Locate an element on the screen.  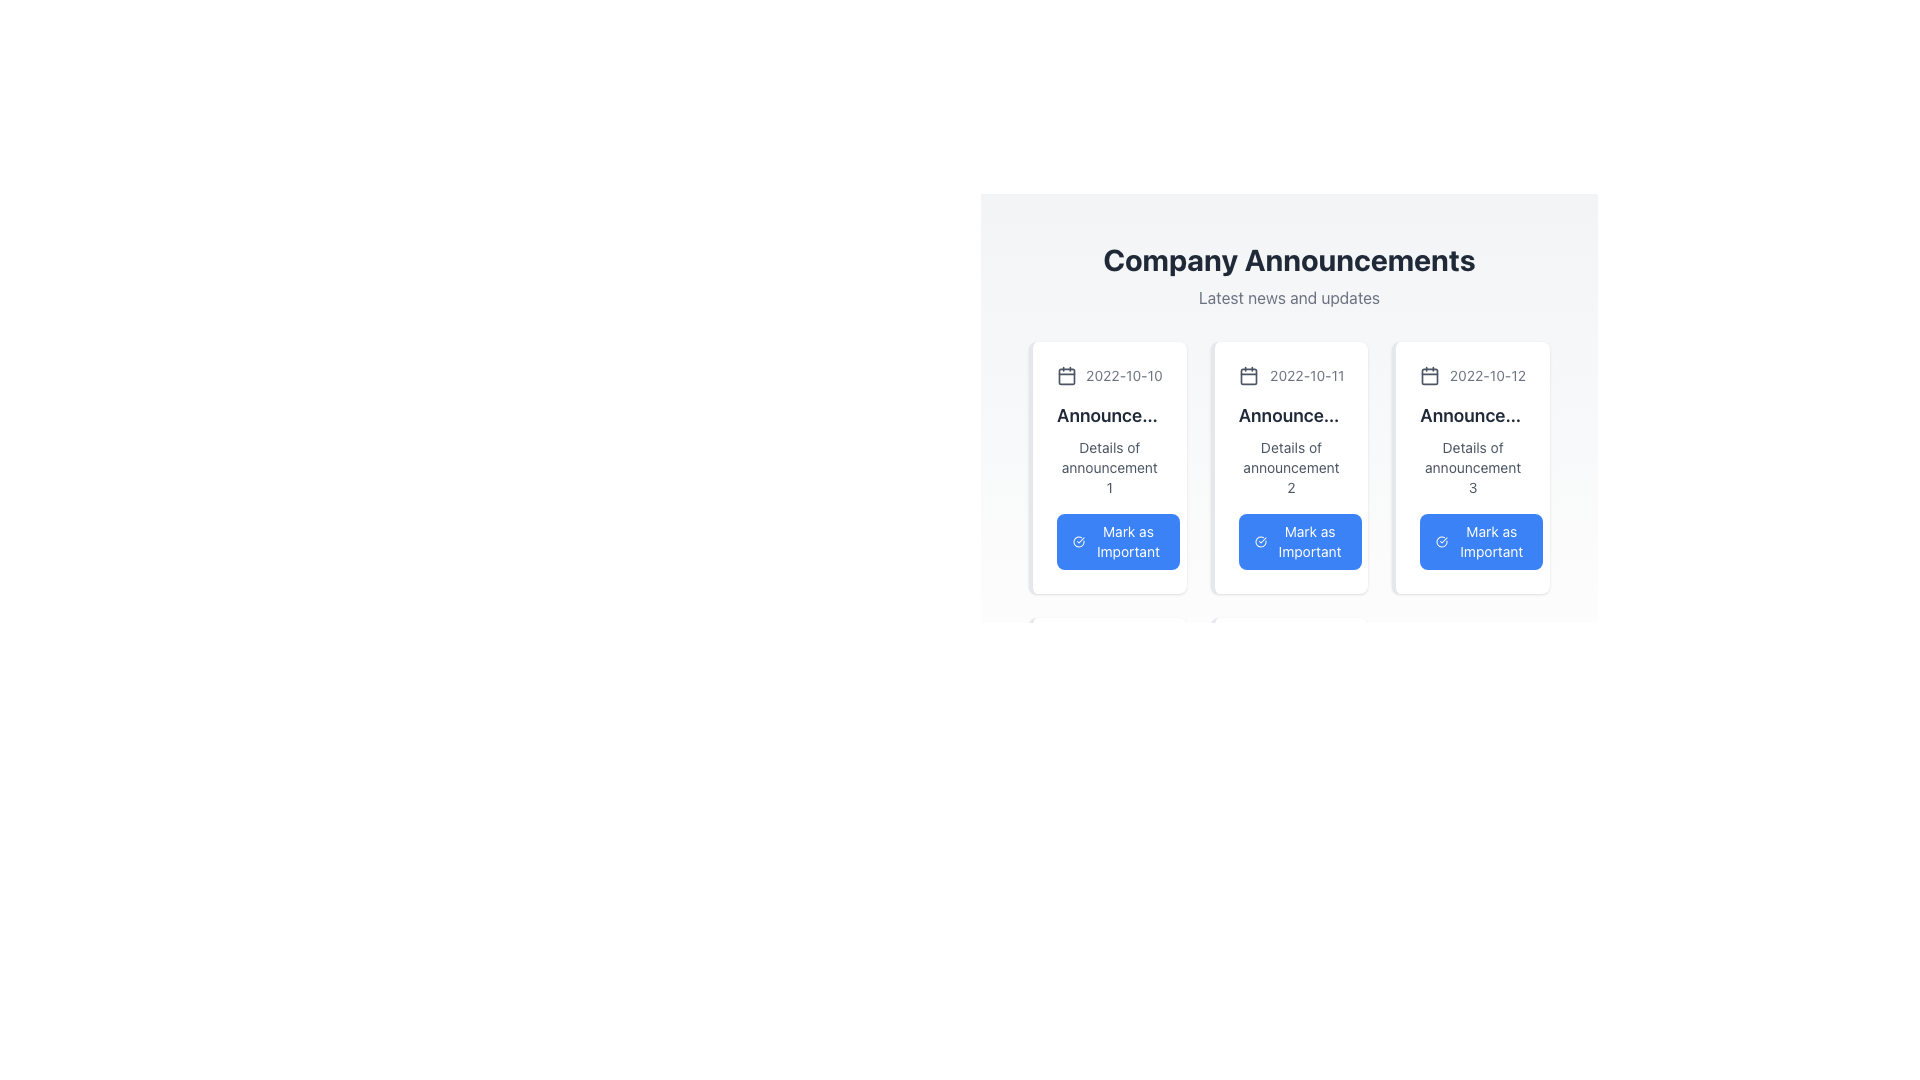
date information displayed in the Text Label with Icon at the top of 'Announcement 3' card is located at coordinates (1473, 375).